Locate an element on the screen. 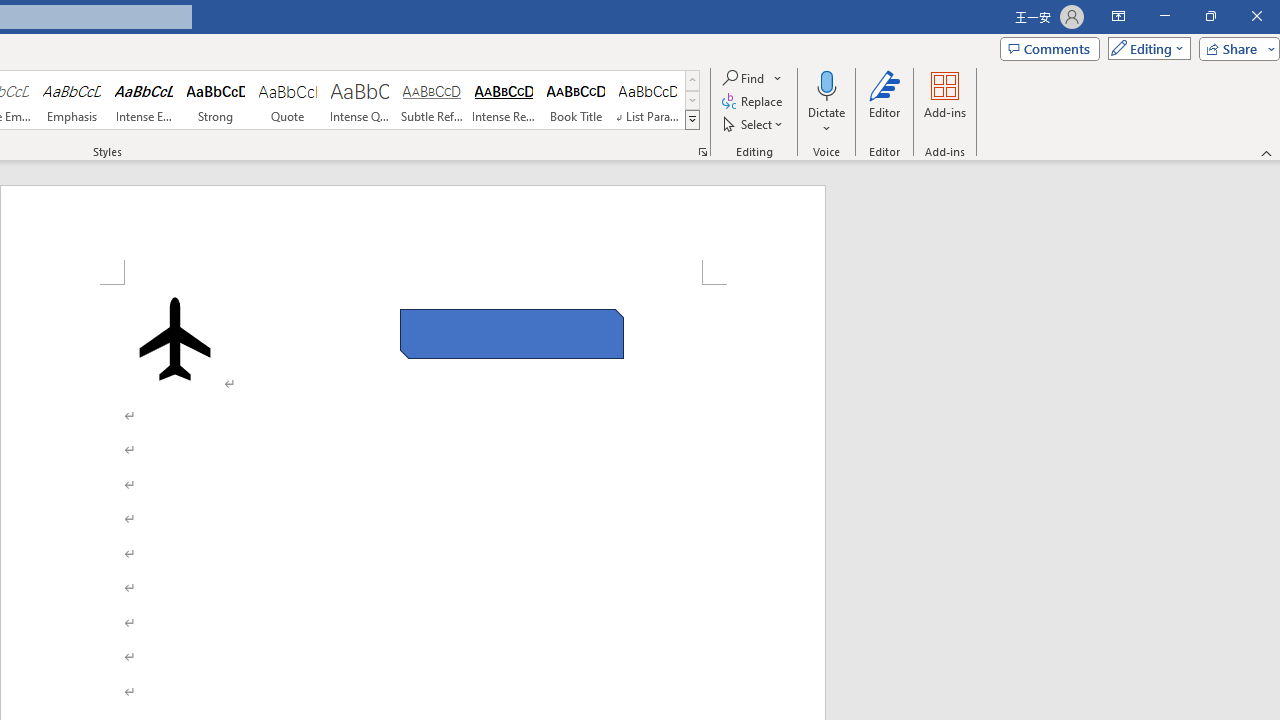 The image size is (1280, 720). 'Styles' is located at coordinates (692, 120).